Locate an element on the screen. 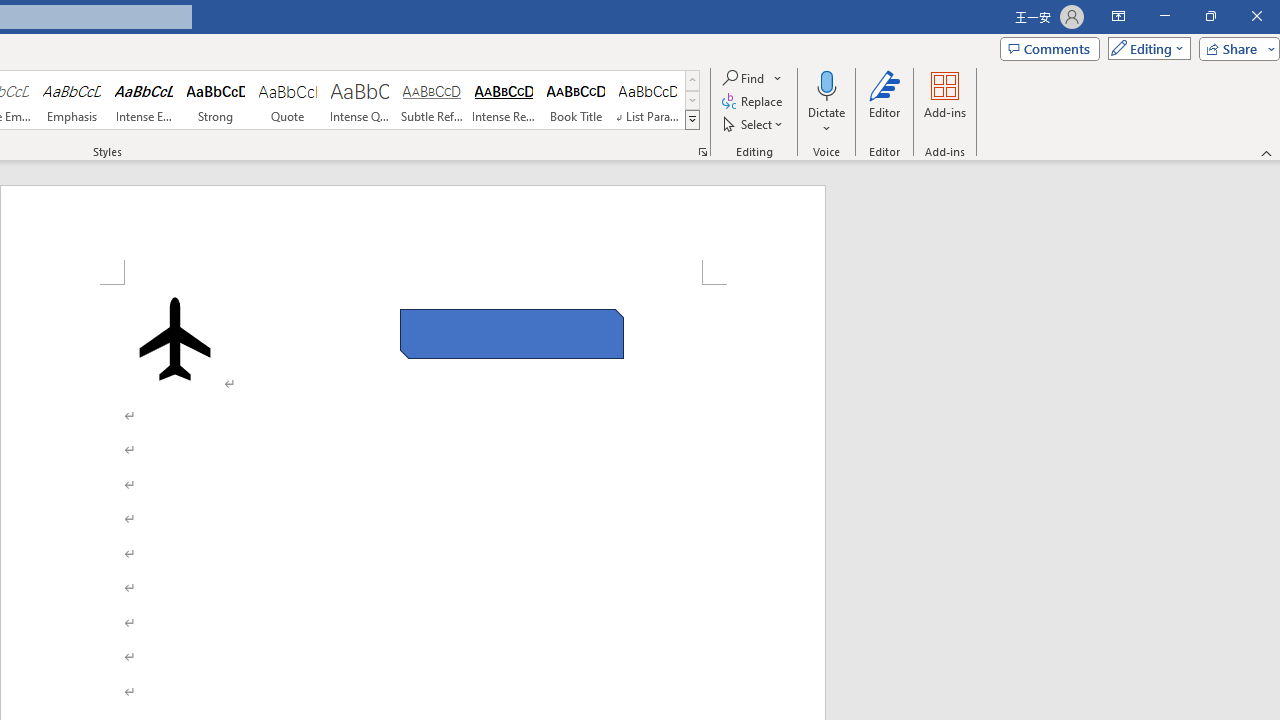 The image size is (1280, 720). 'Styles' is located at coordinates (692, 120).